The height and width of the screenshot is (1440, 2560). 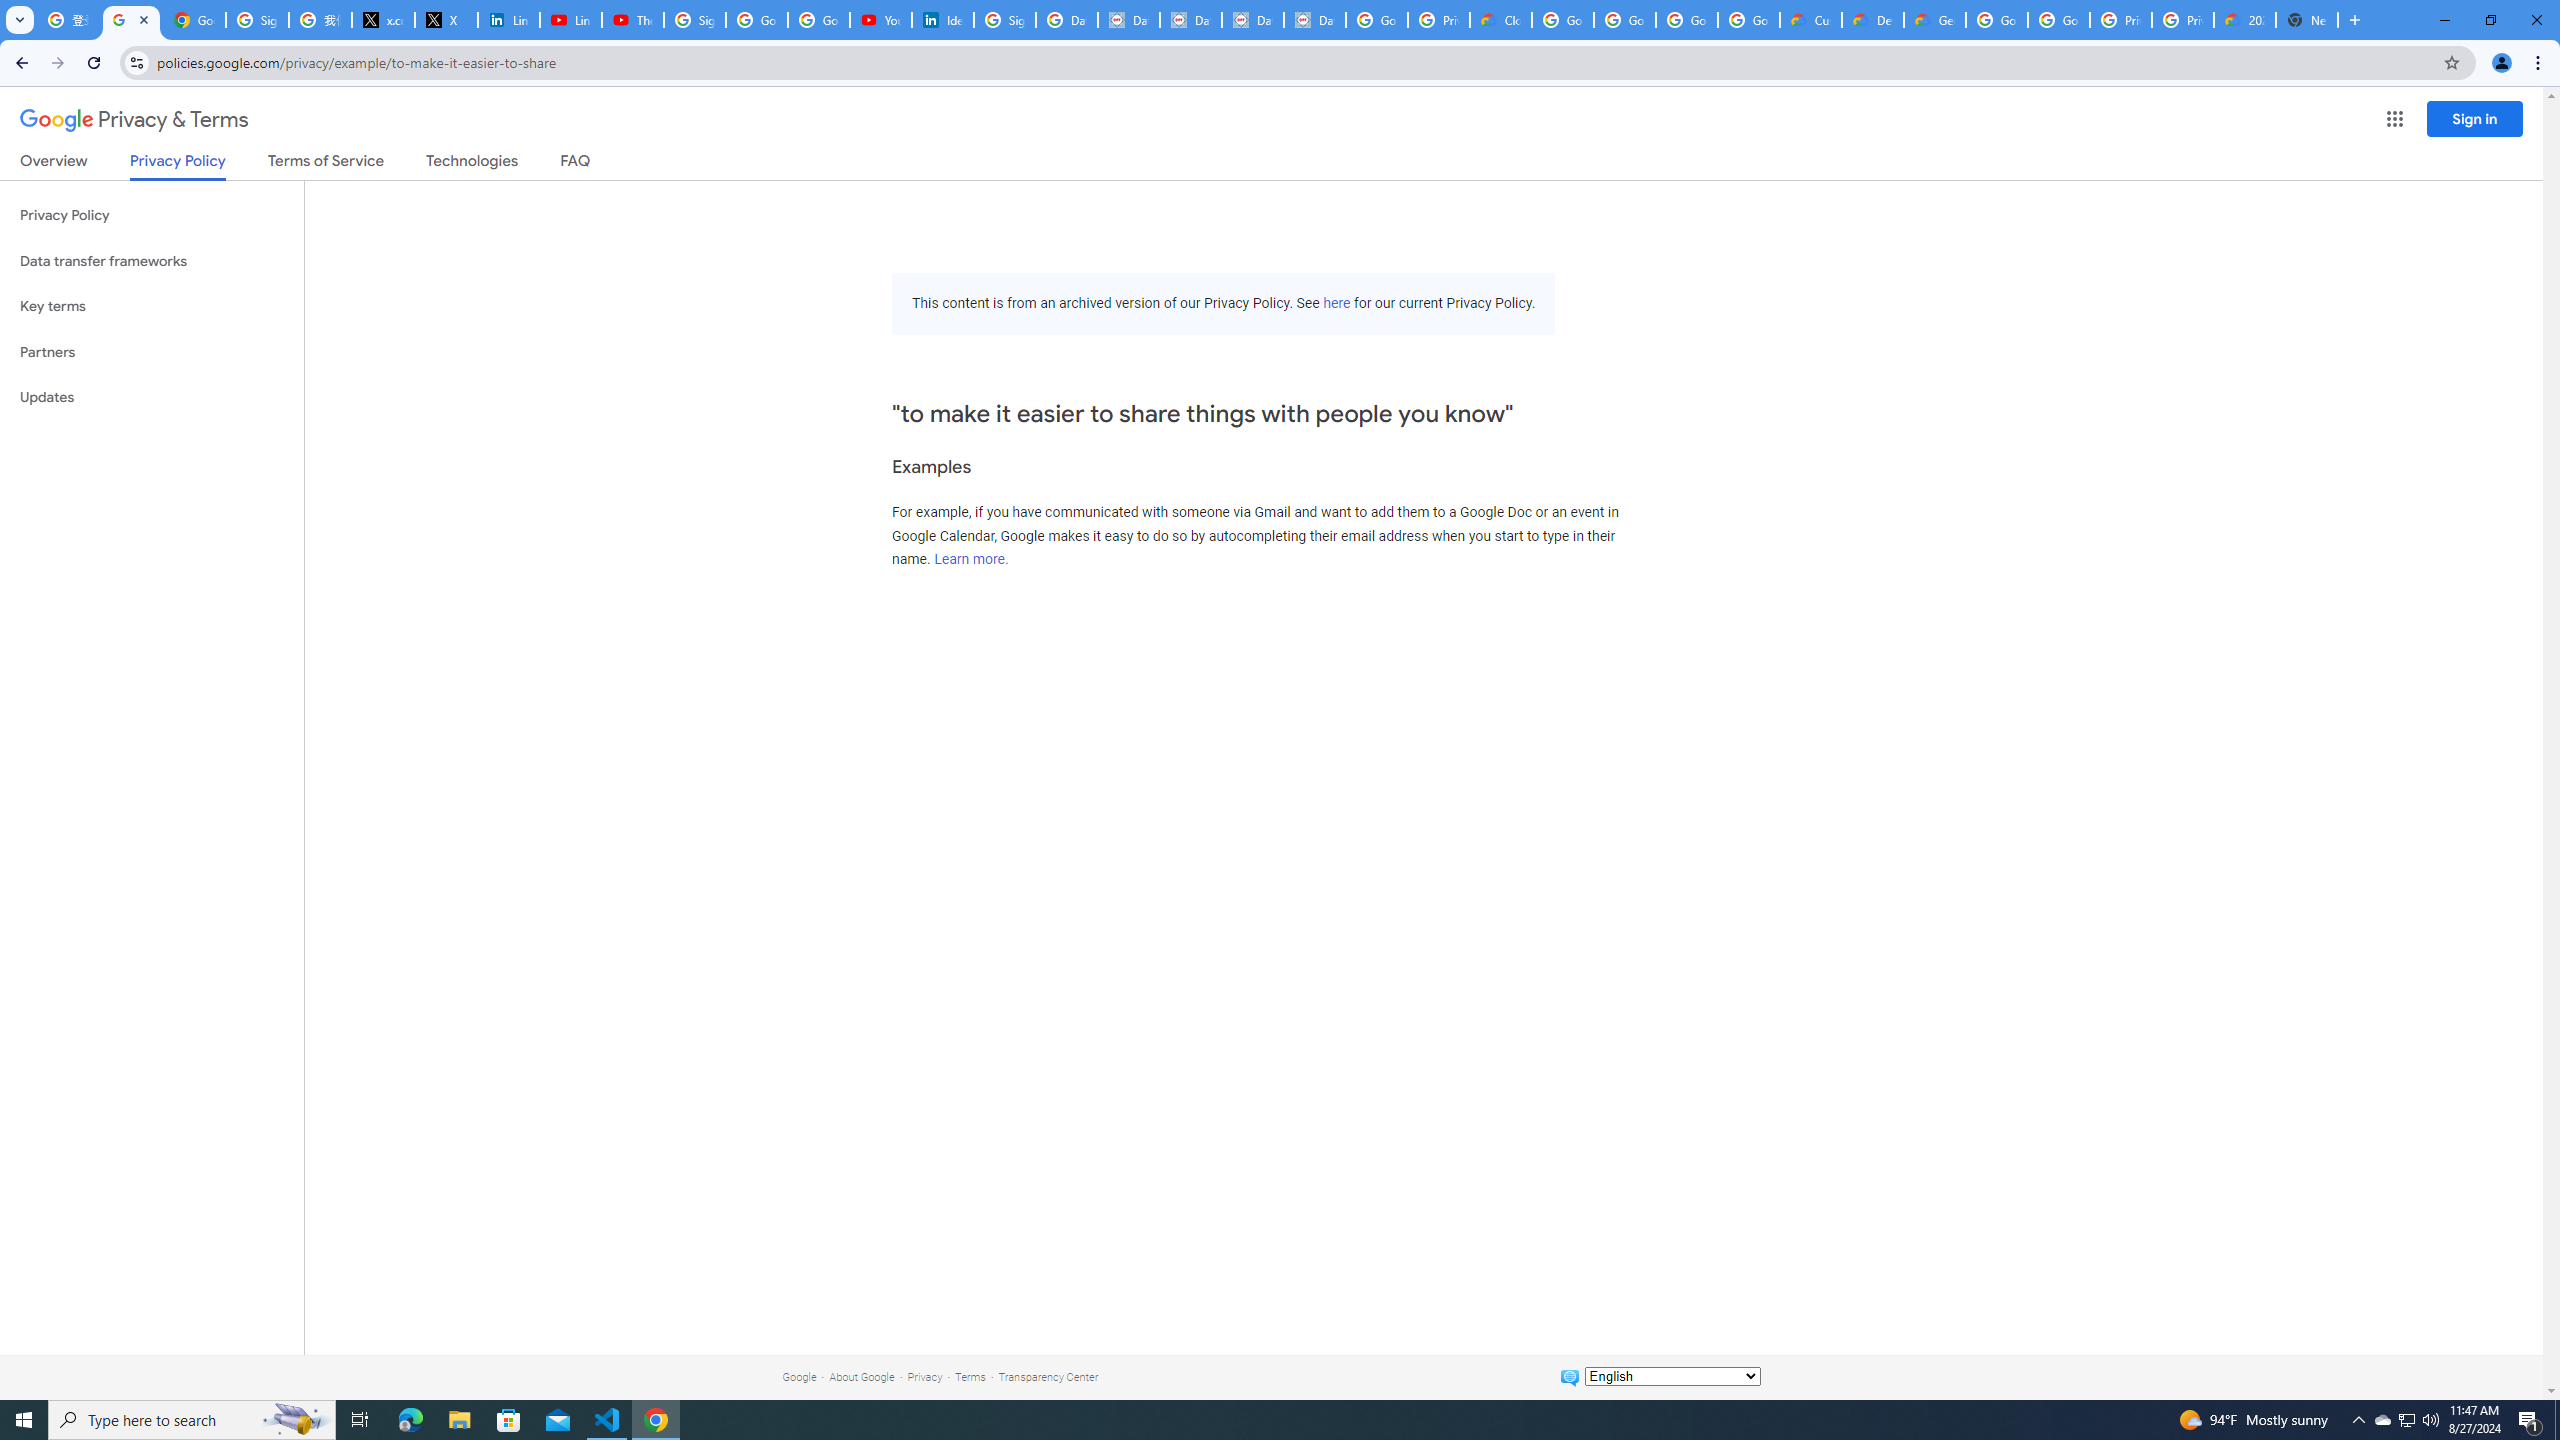 I want to click on 'Learn more.', so click(x=970, y=559).